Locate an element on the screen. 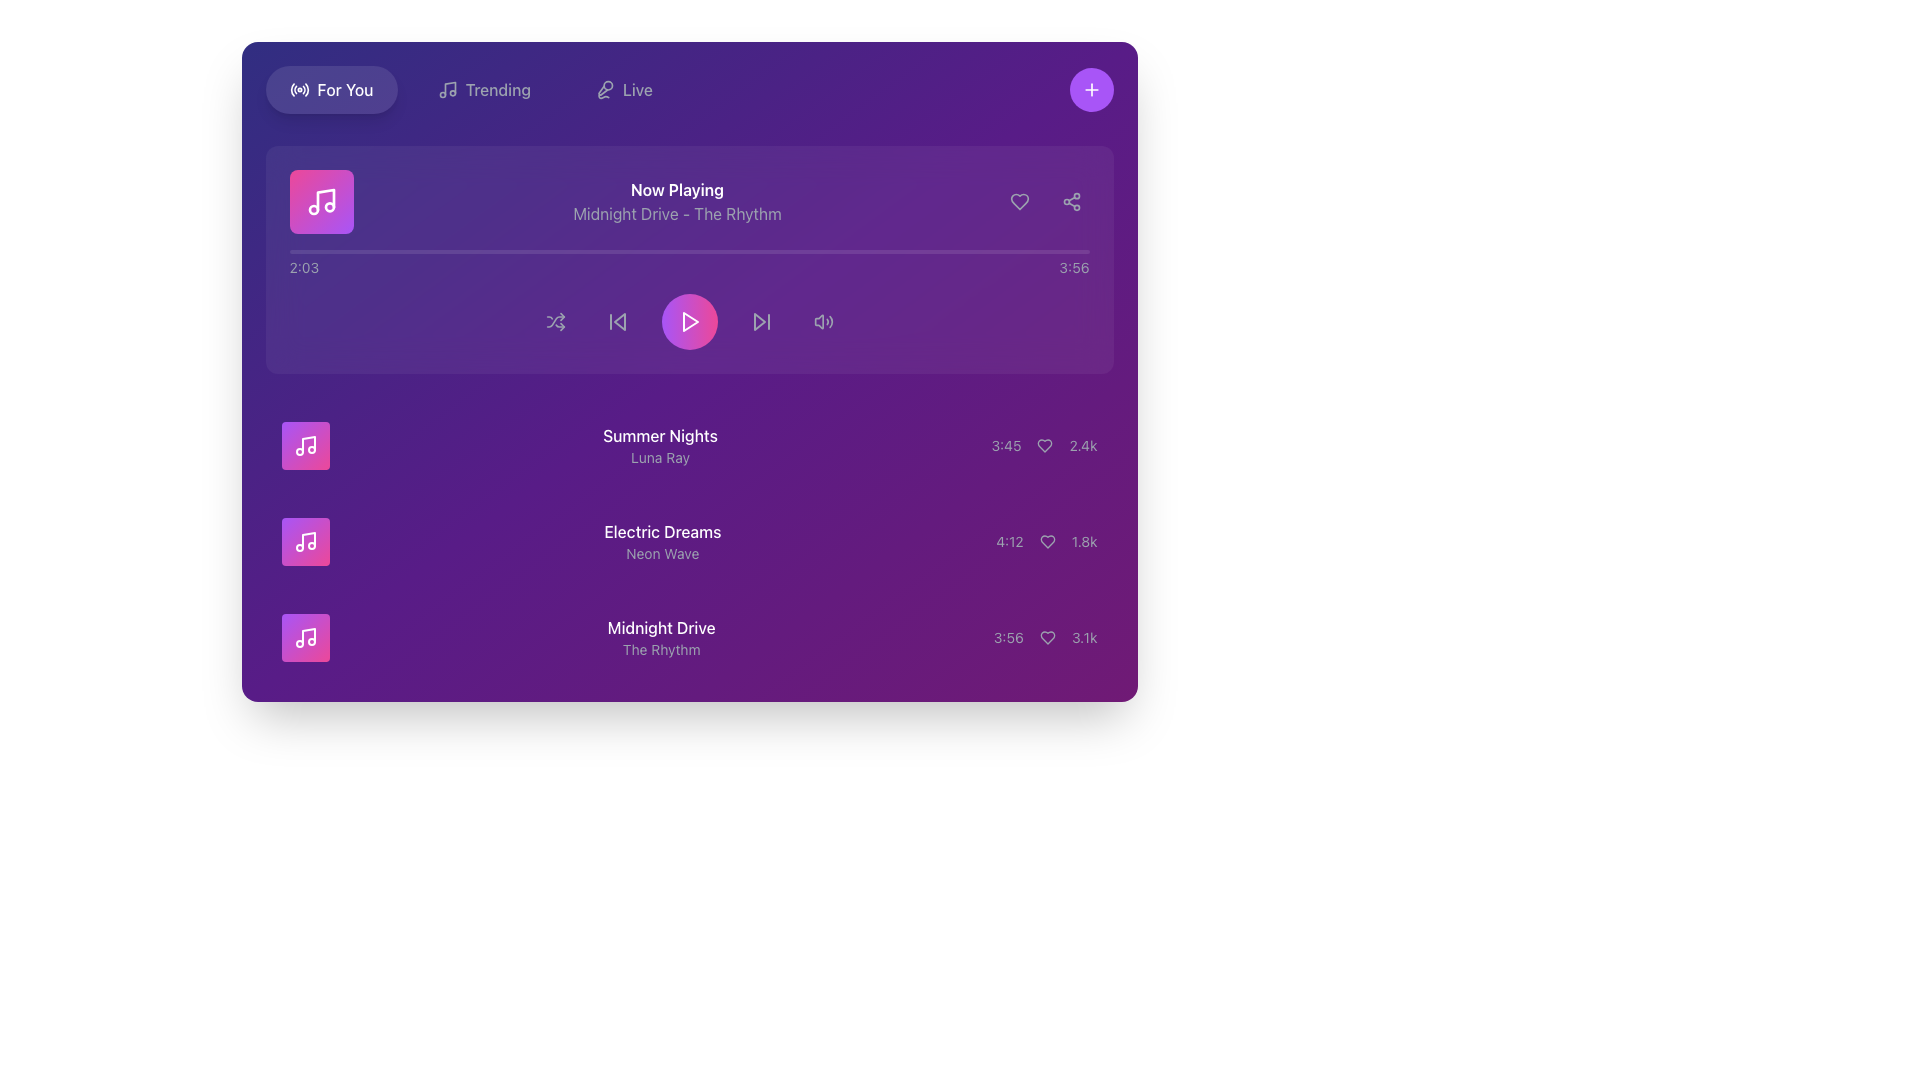  the triangular 'Play' button icon located in the circular gradient background is located at coordinates (689, 320).